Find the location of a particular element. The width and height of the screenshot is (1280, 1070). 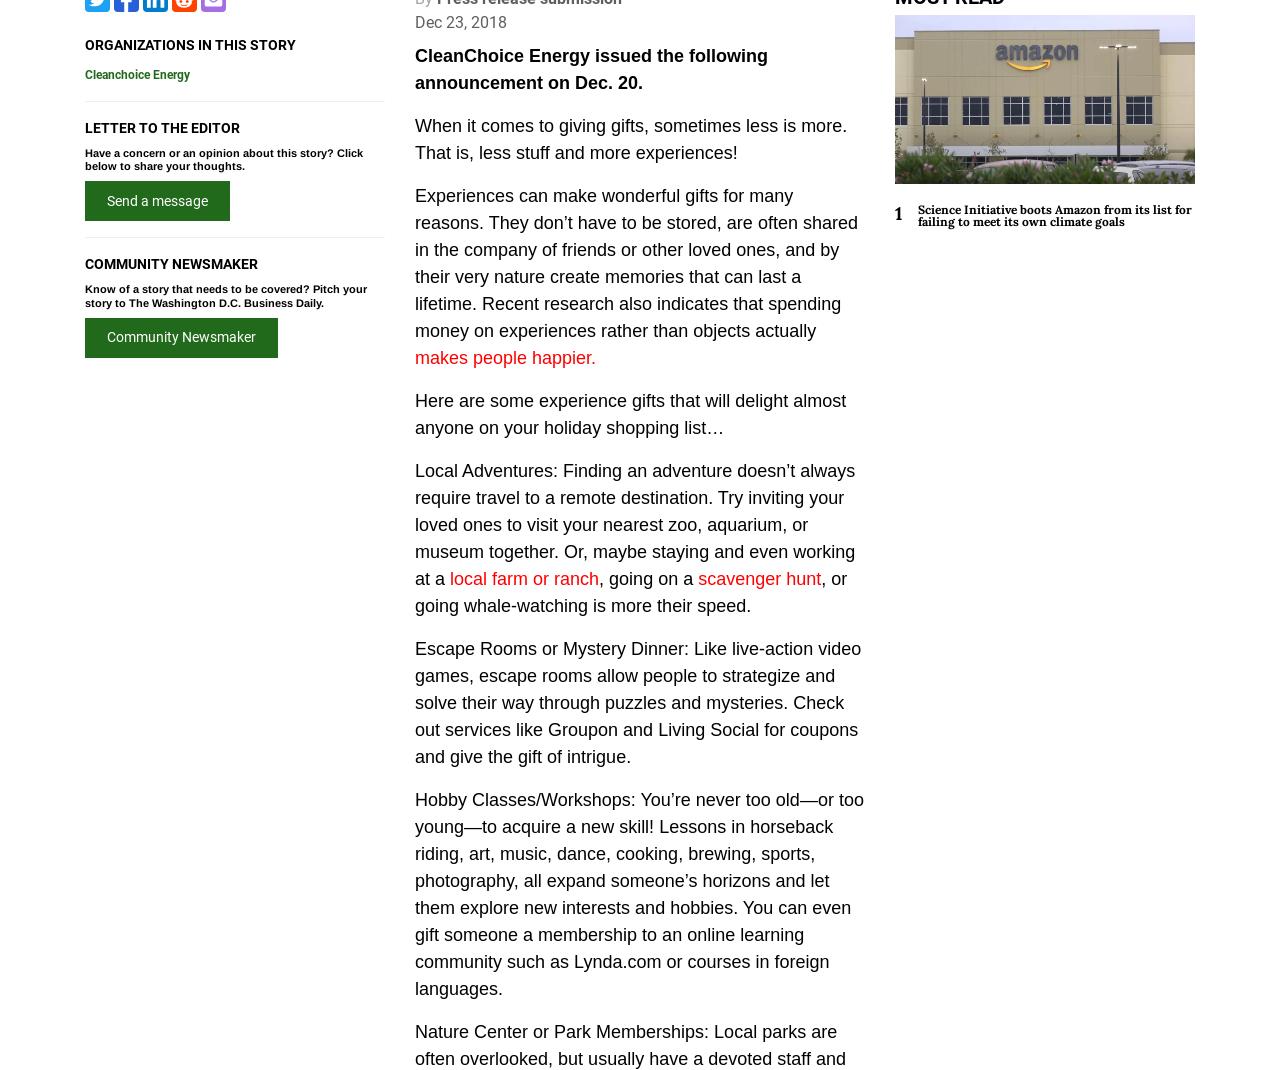

'makes people happier.' is located at coordinates (413, 357).